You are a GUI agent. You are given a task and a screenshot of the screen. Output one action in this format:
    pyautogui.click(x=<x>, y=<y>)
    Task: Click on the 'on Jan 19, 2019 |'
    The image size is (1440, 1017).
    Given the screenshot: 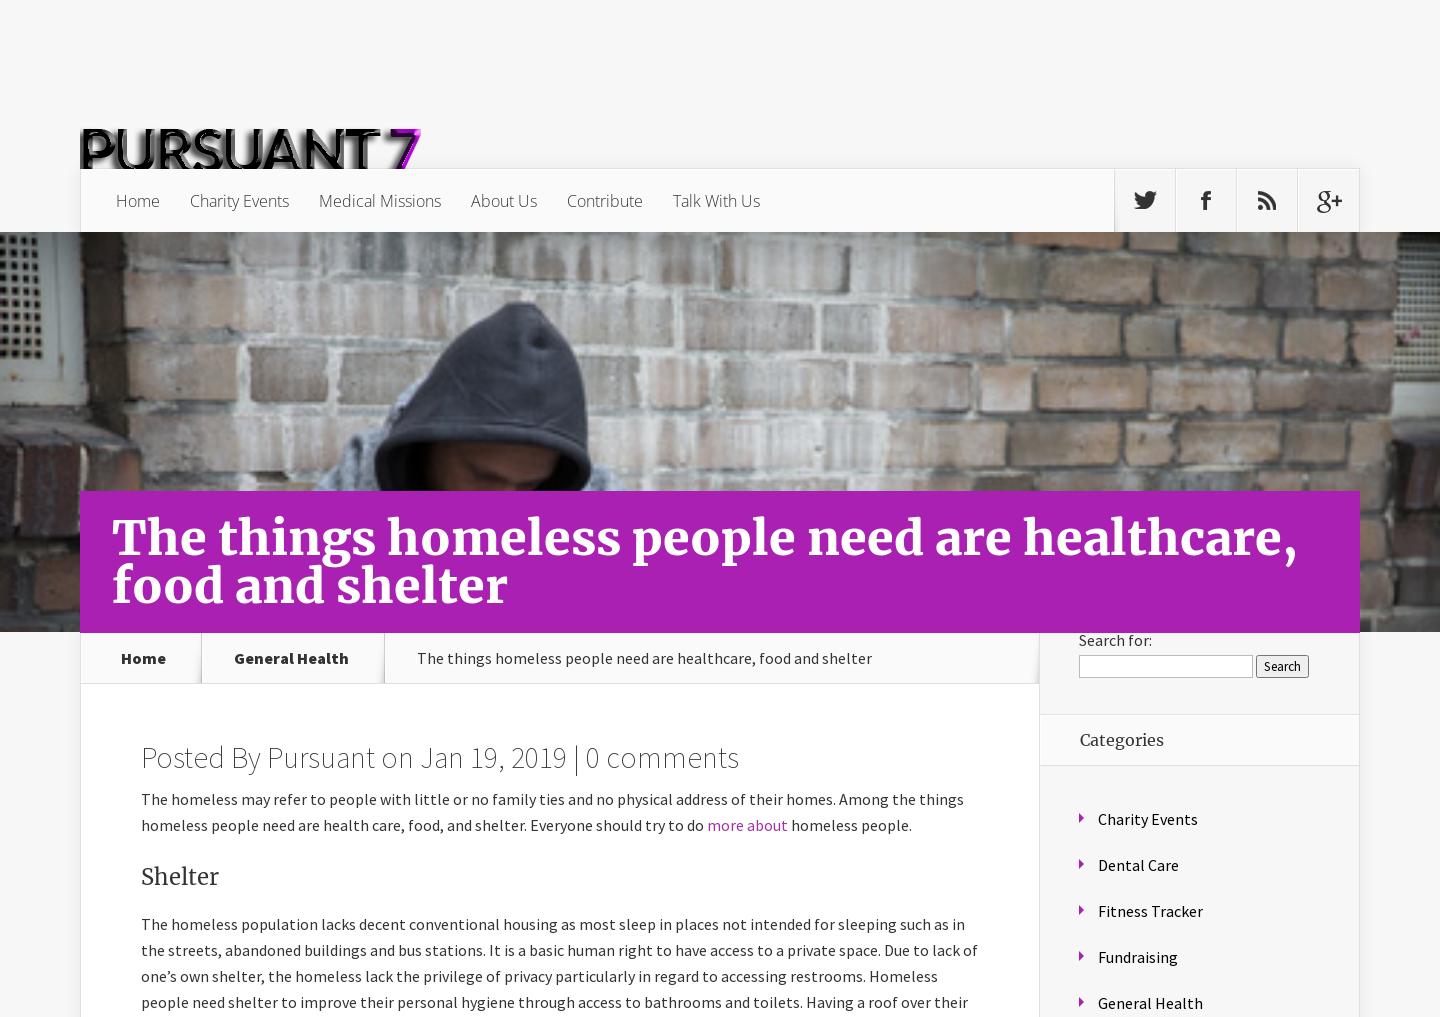 What is the action you would take?
    pyautogui.click(x=480, y=756)
    